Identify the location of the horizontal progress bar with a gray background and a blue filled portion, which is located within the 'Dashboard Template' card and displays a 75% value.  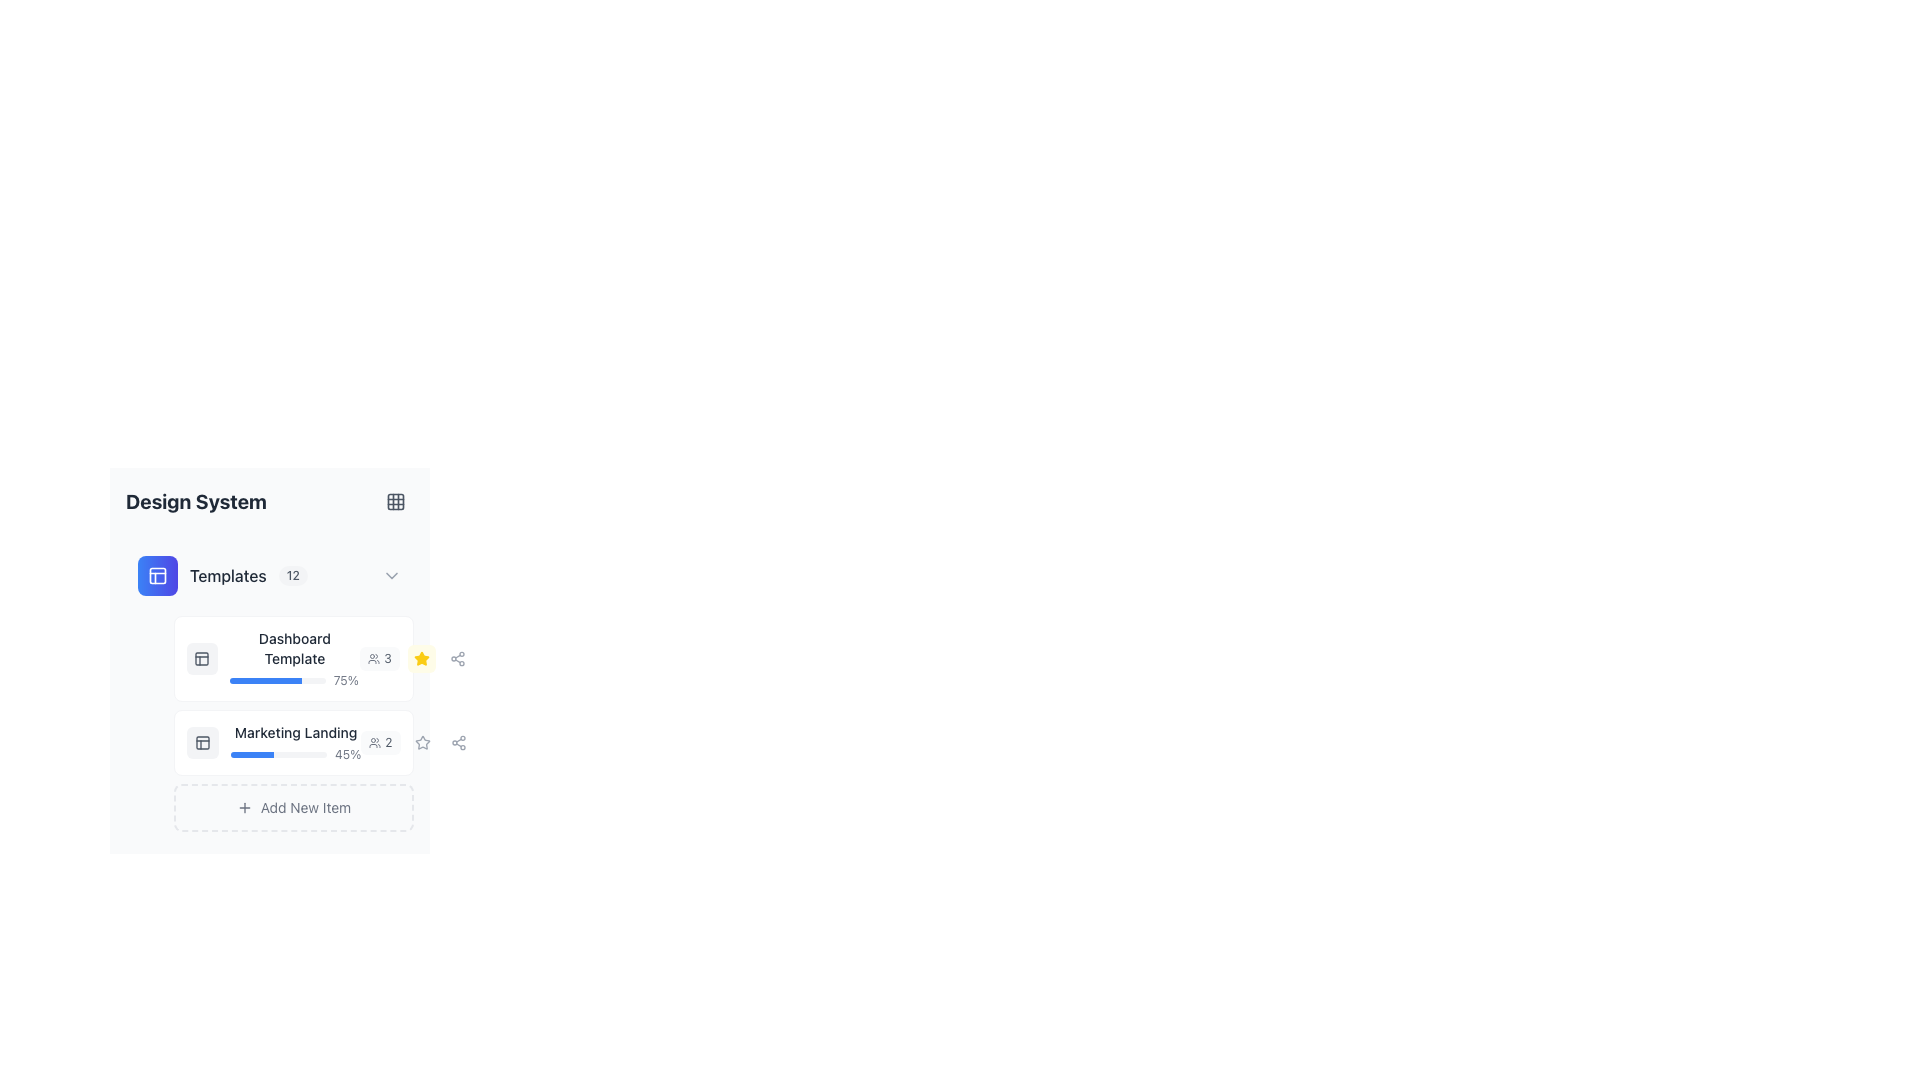
(276, 680).